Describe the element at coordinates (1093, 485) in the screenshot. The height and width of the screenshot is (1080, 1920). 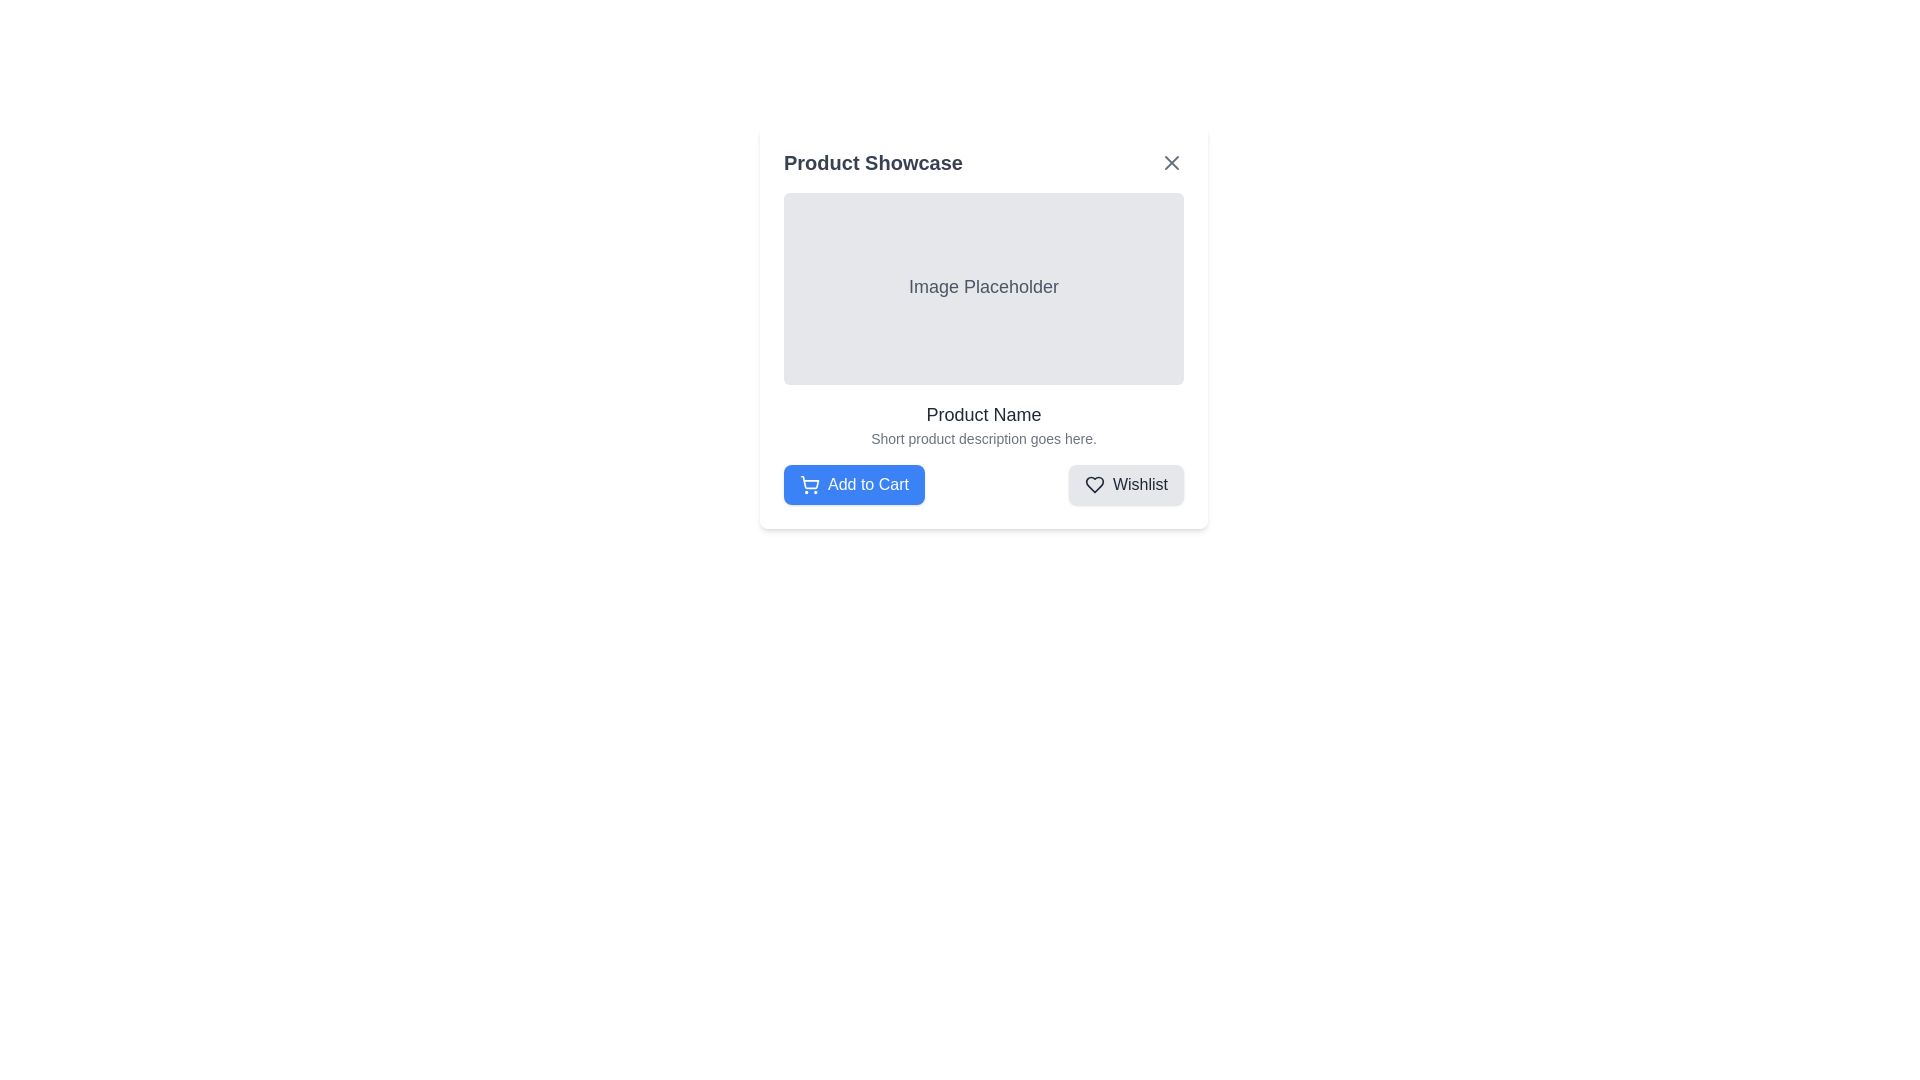
I see `the heart-shaped 'like' icon that is part of the 'Wishlist' button located in the lower-right area of the content card` at that location.